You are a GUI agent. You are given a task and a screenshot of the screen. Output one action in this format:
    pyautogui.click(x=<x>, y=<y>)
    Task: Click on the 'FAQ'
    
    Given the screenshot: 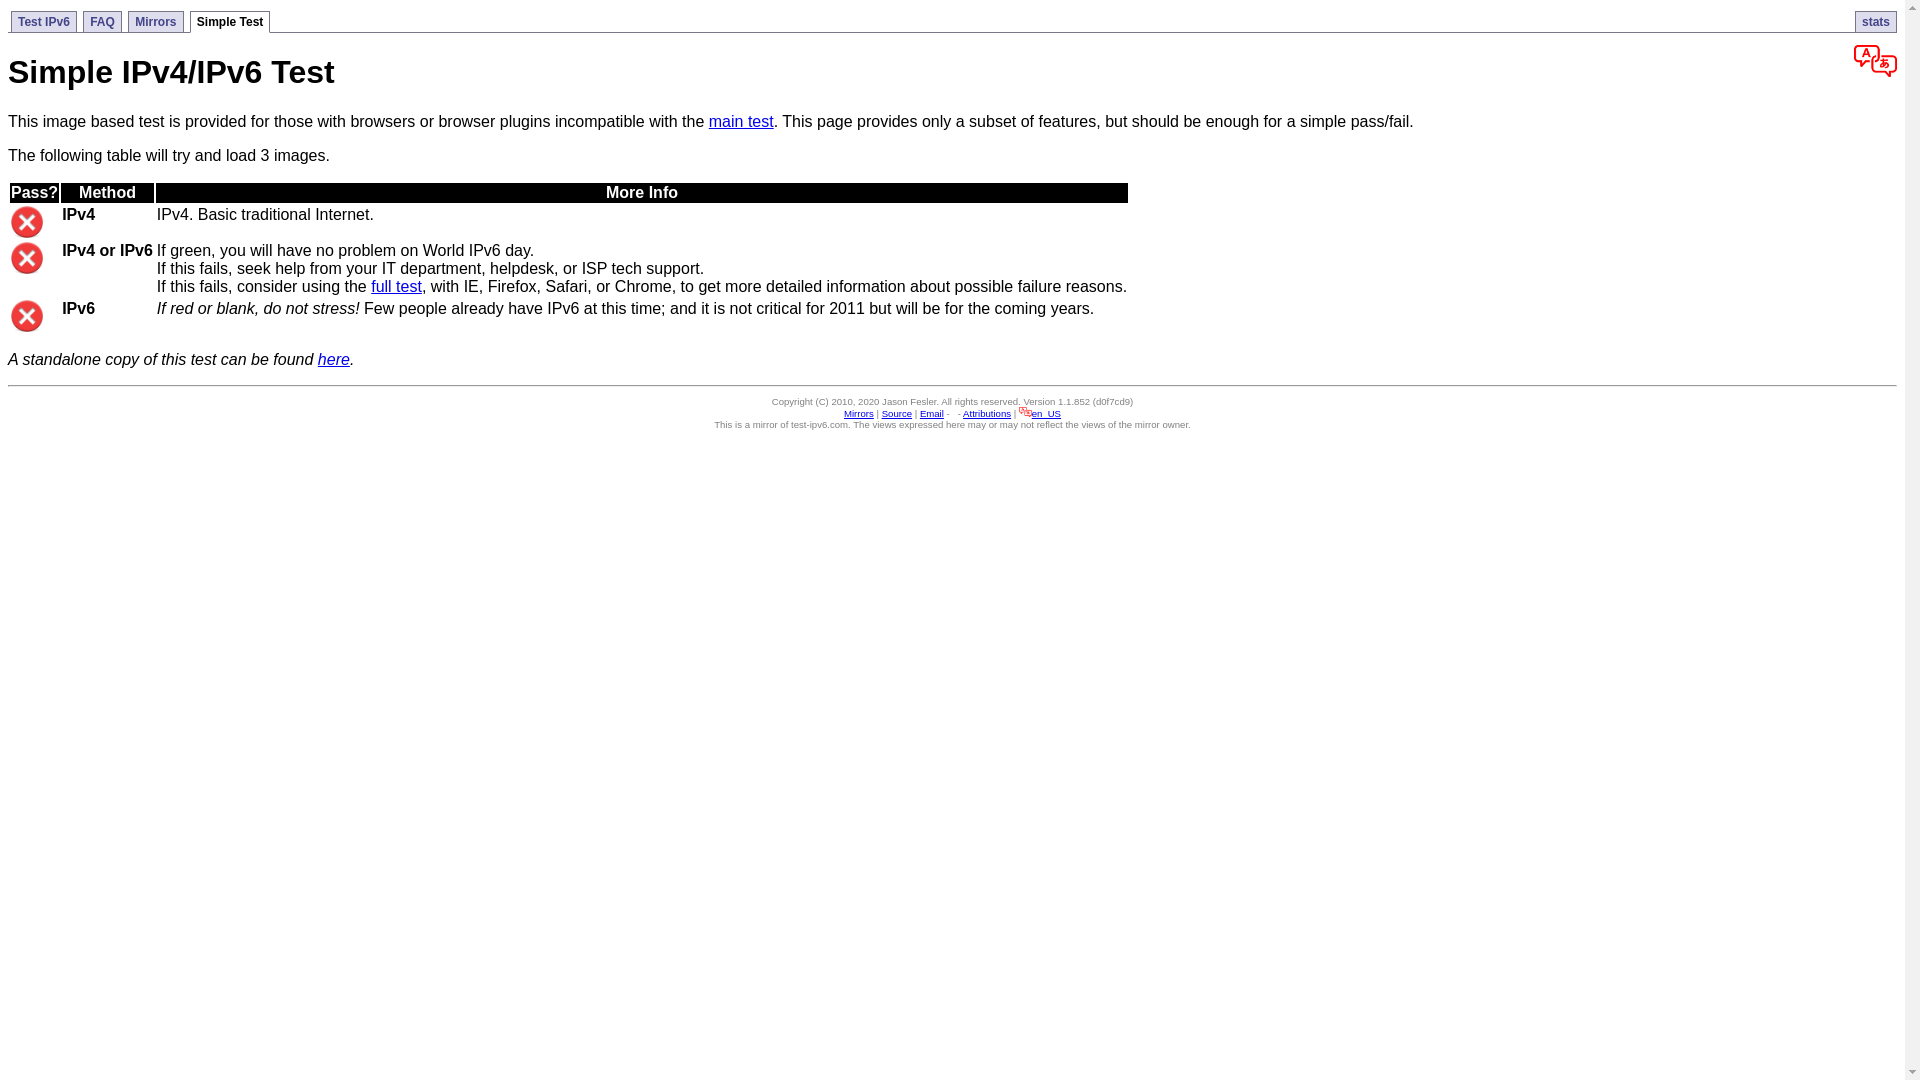 What is the action you would take?
    pyautogui.click(x=81, y=21)
    